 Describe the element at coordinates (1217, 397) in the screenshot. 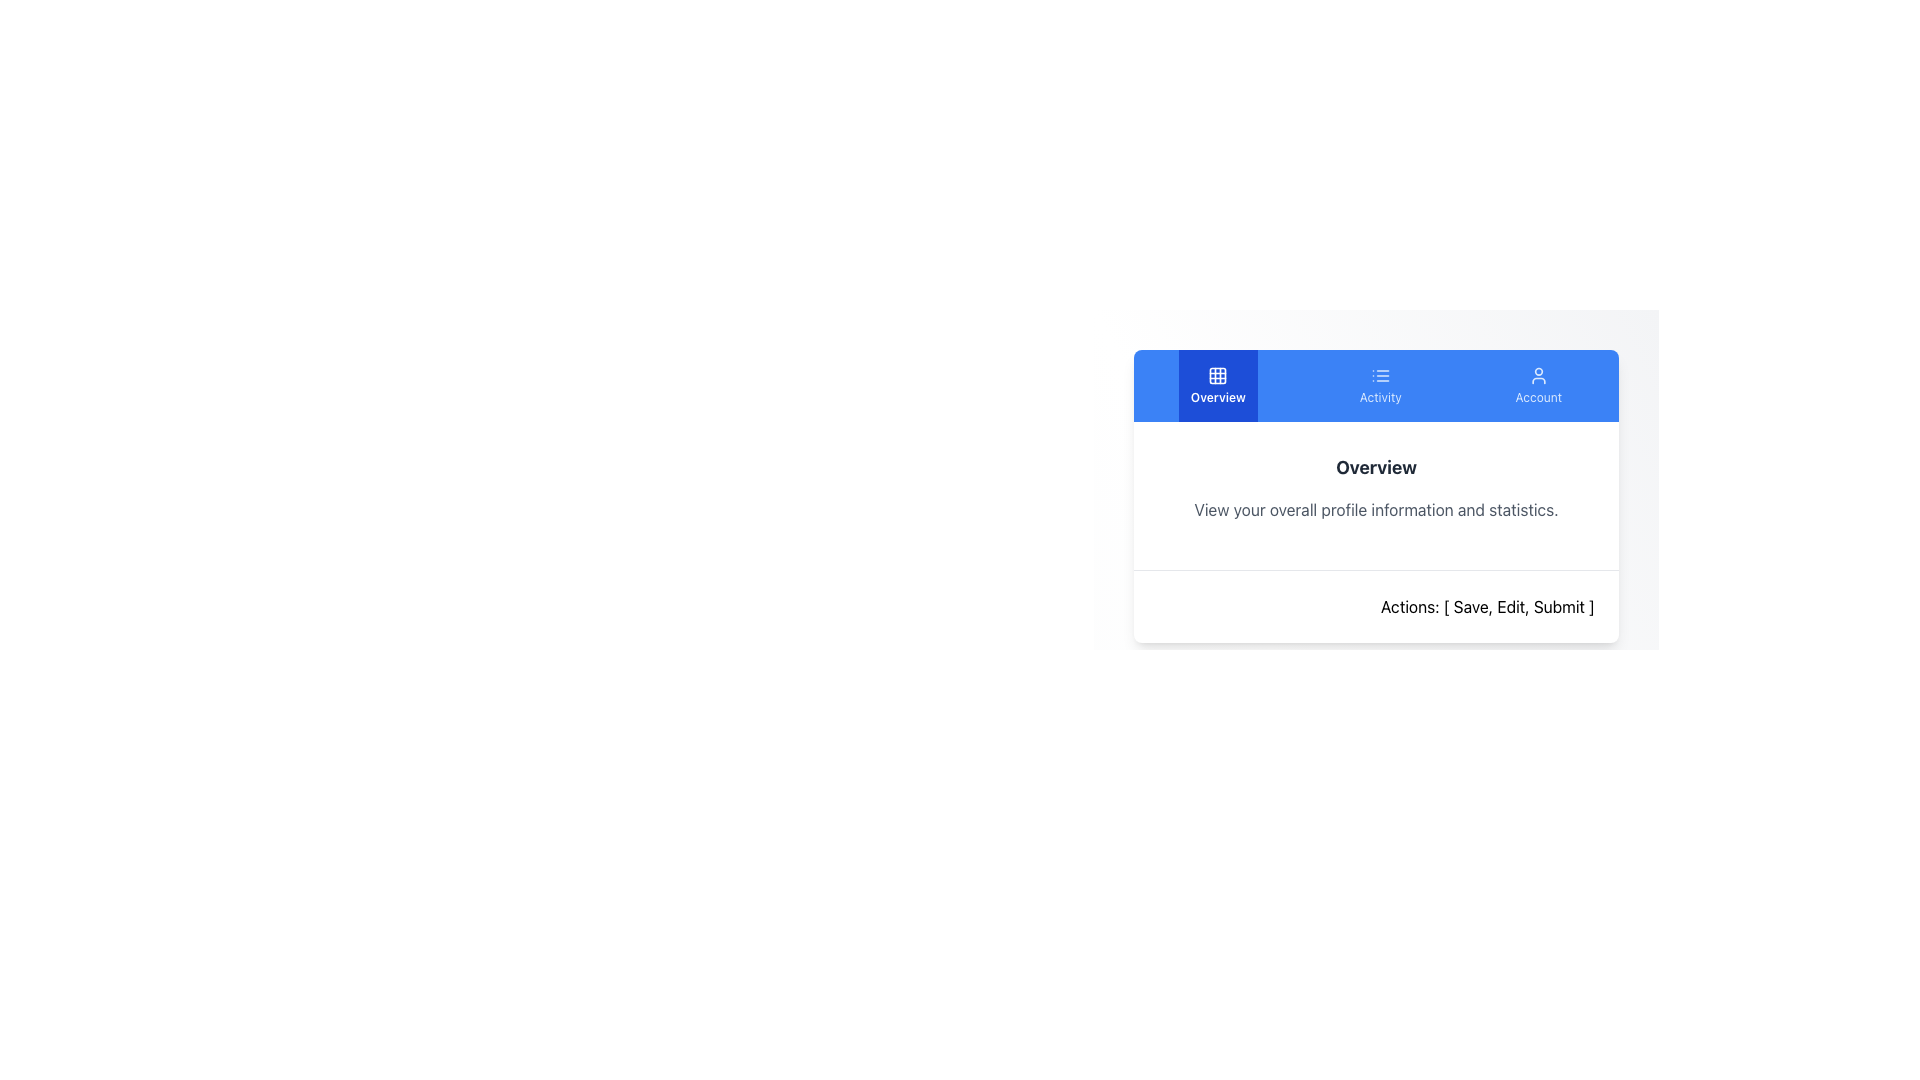

I see `the text label displaying 'Overview' located below the grid icon on the leftmost section of the horizontal navigation bar` at that location.